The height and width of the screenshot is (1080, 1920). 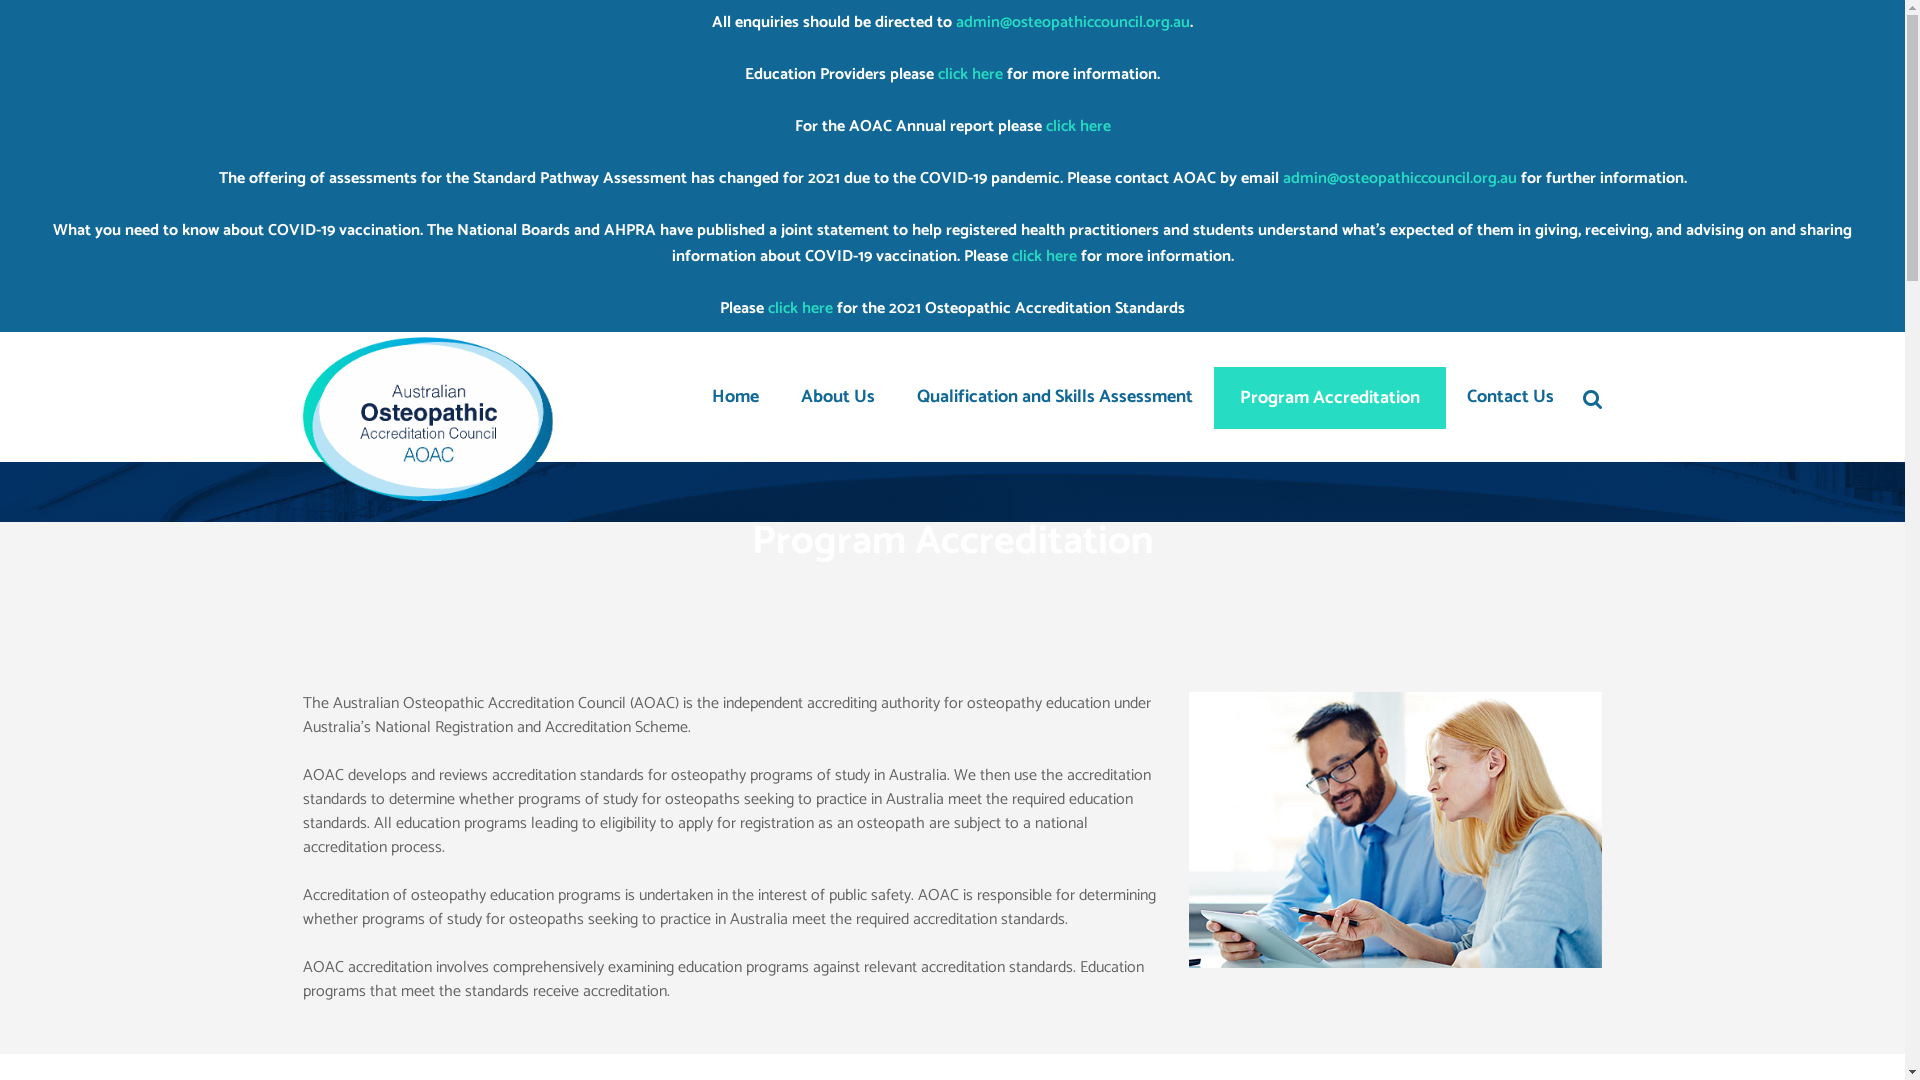 What do you see at coordinates (1510, 397) in the screenshot?
I see `'Contact Us'` at bounding box center [1510, 397].